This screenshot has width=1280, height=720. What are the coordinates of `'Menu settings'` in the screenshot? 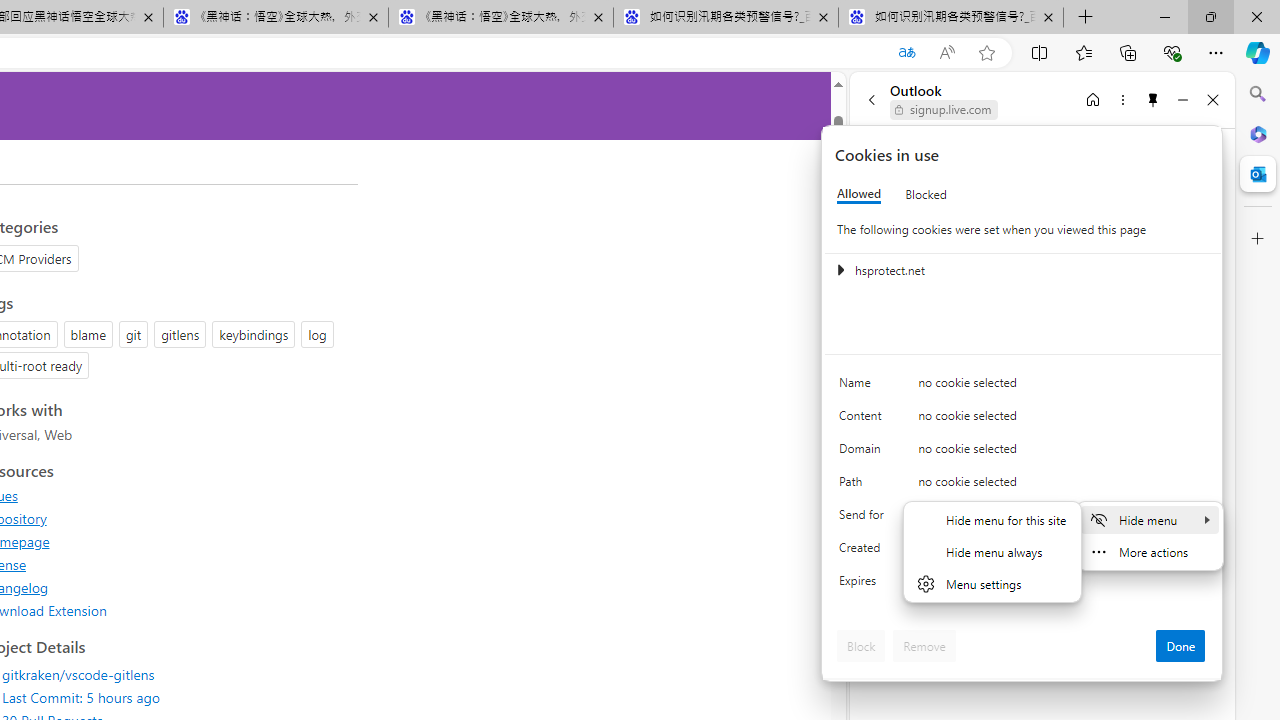 It's located at (992, 583).